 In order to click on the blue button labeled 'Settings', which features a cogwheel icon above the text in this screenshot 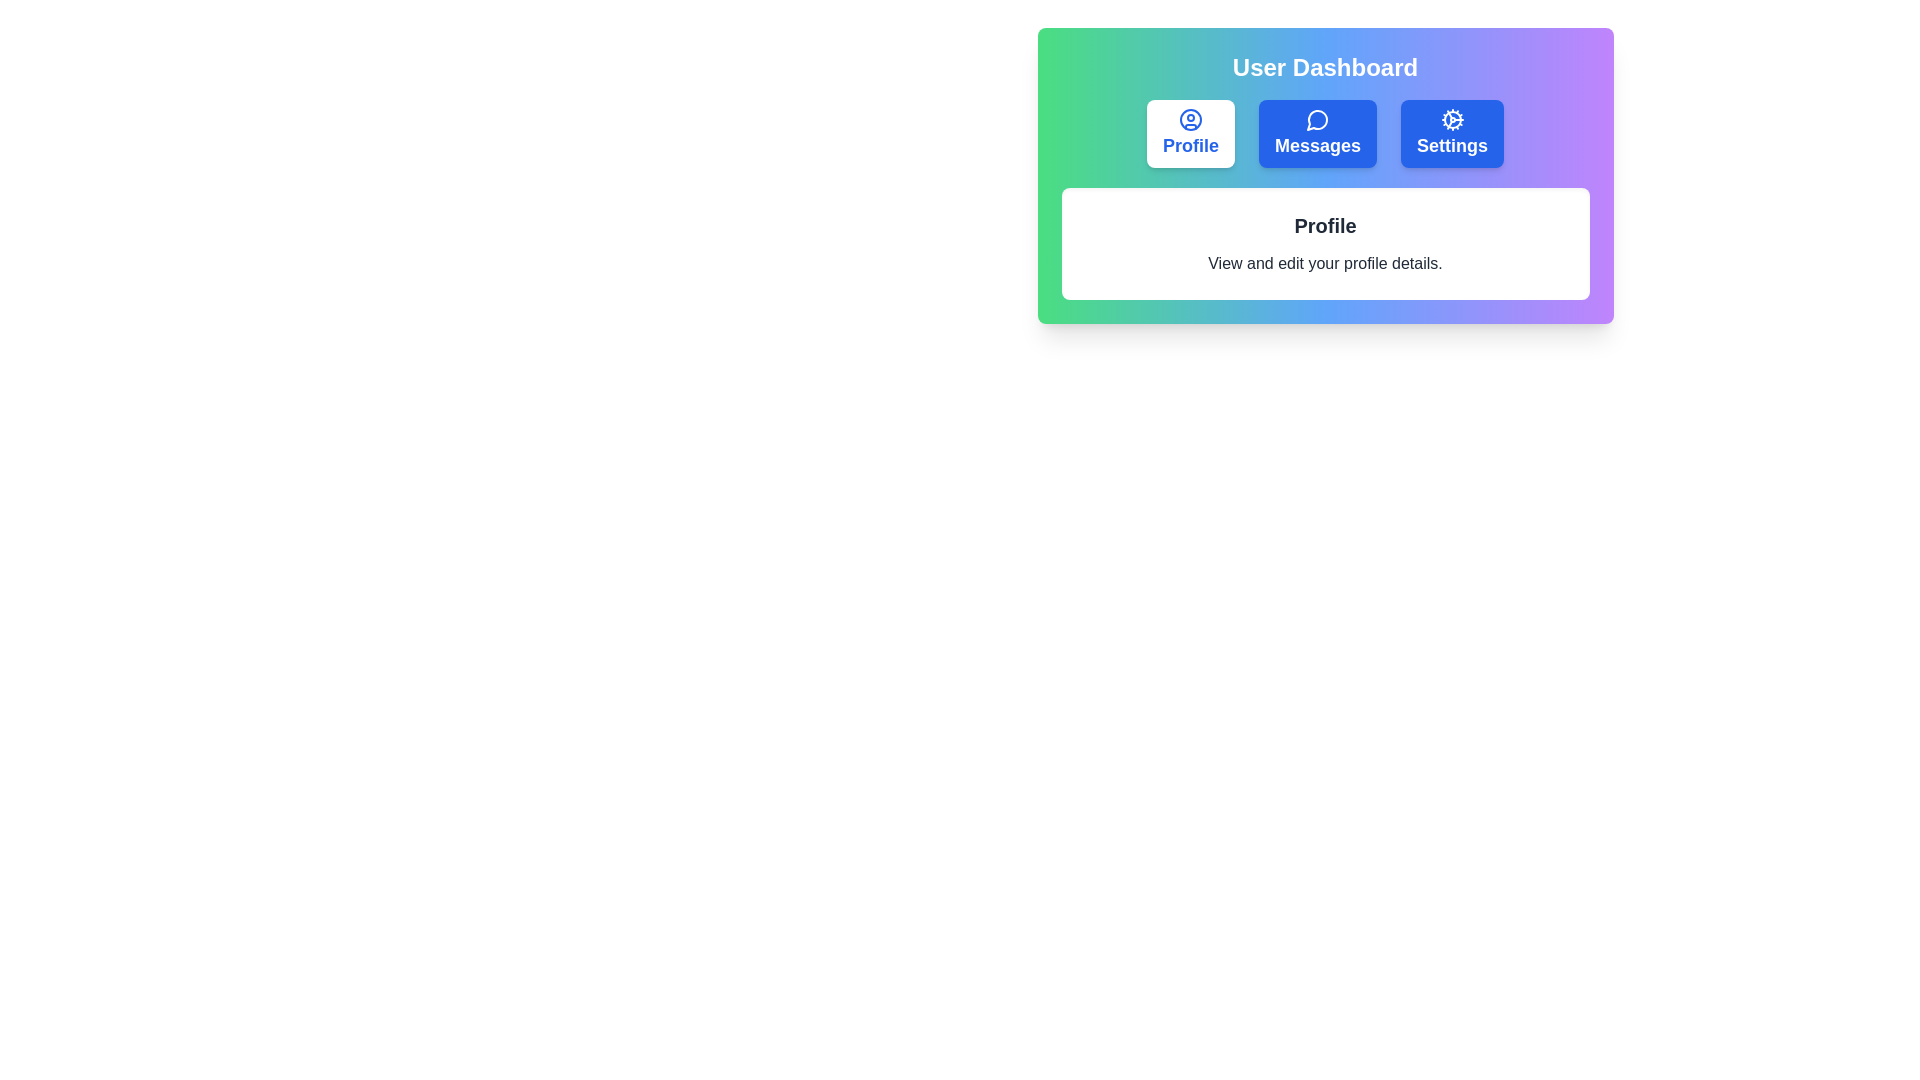, I will do `click(1452, 134)`.